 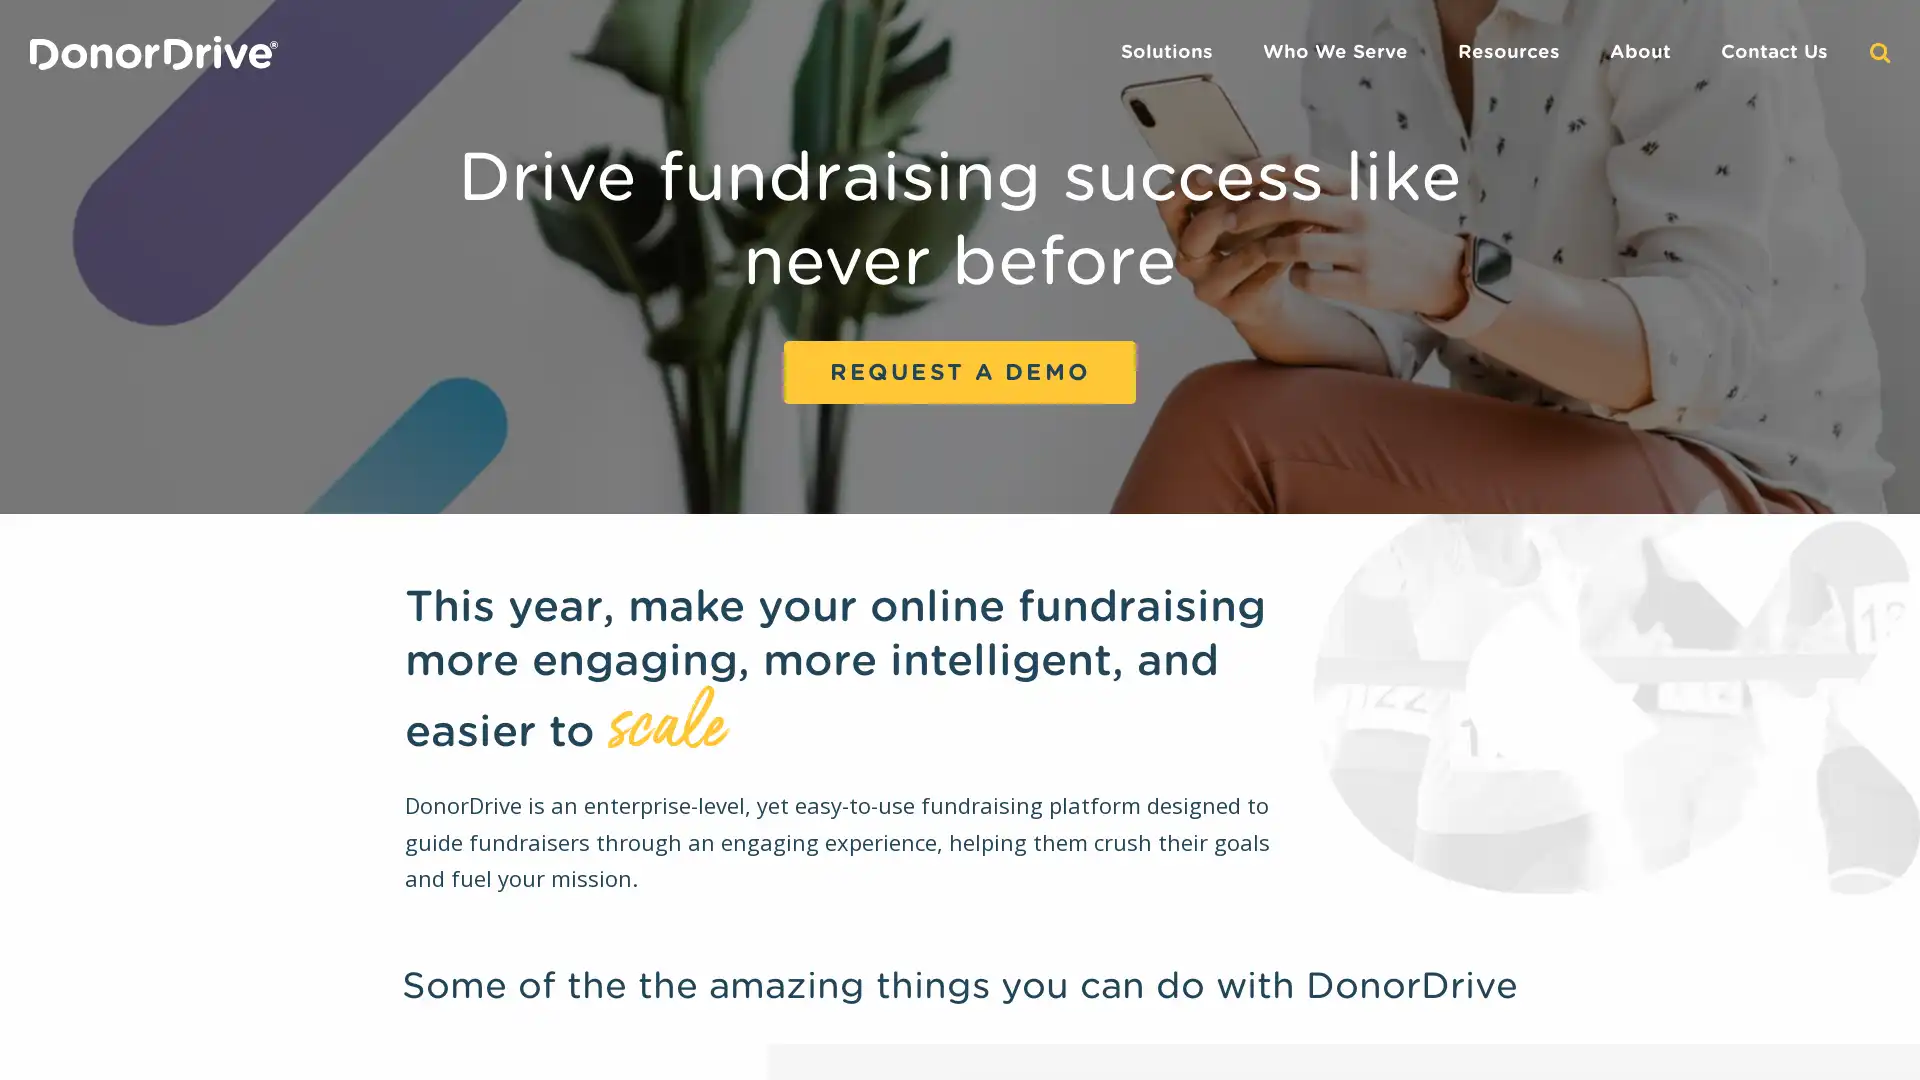 I want to click on Solutions, so click(x=1166, y=50).